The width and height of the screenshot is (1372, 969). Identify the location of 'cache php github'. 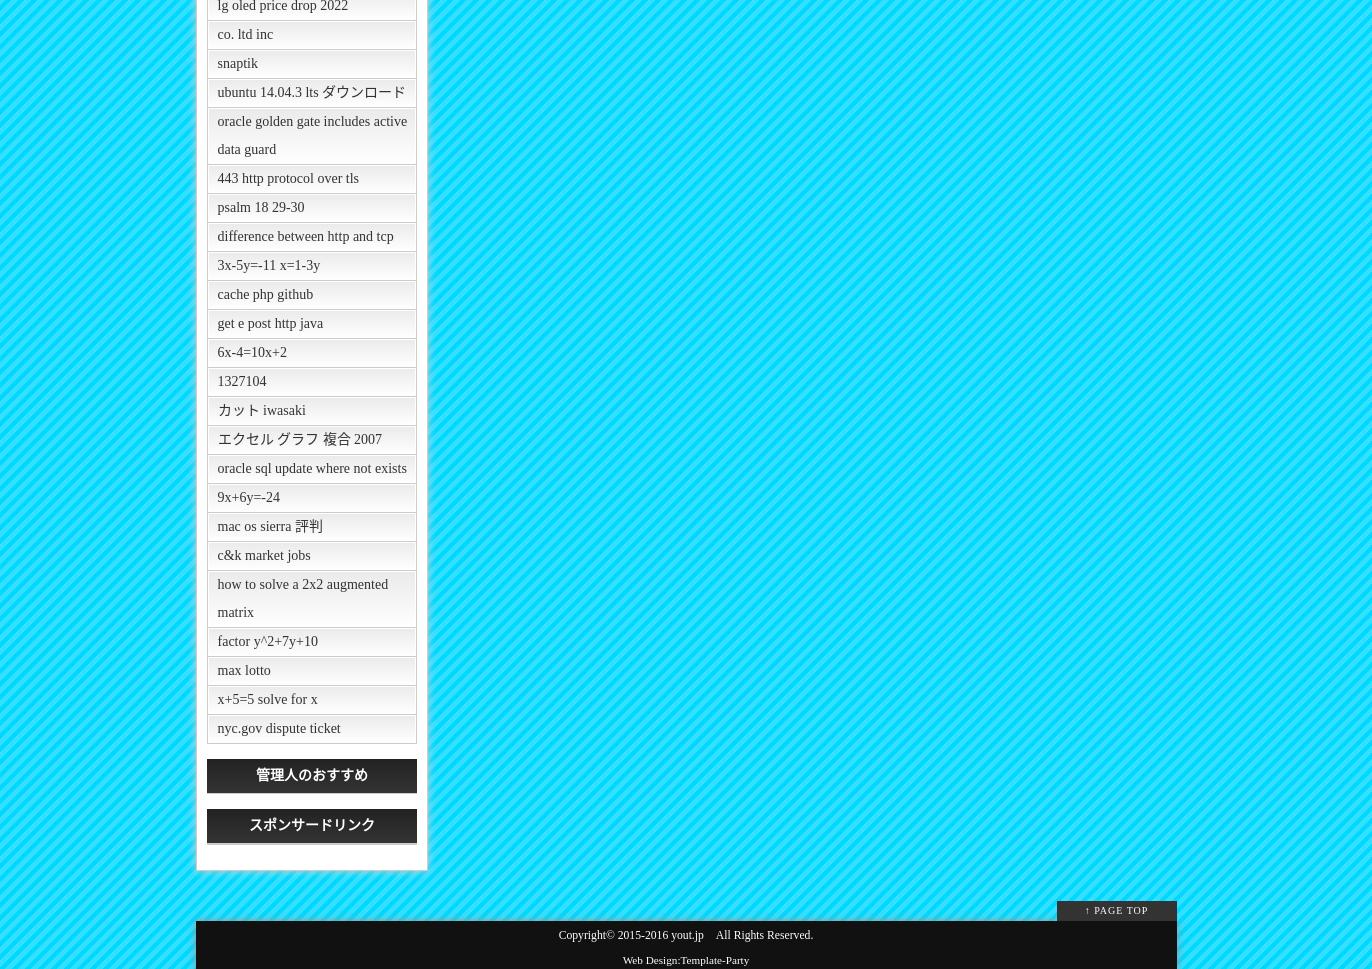
(264, 294).